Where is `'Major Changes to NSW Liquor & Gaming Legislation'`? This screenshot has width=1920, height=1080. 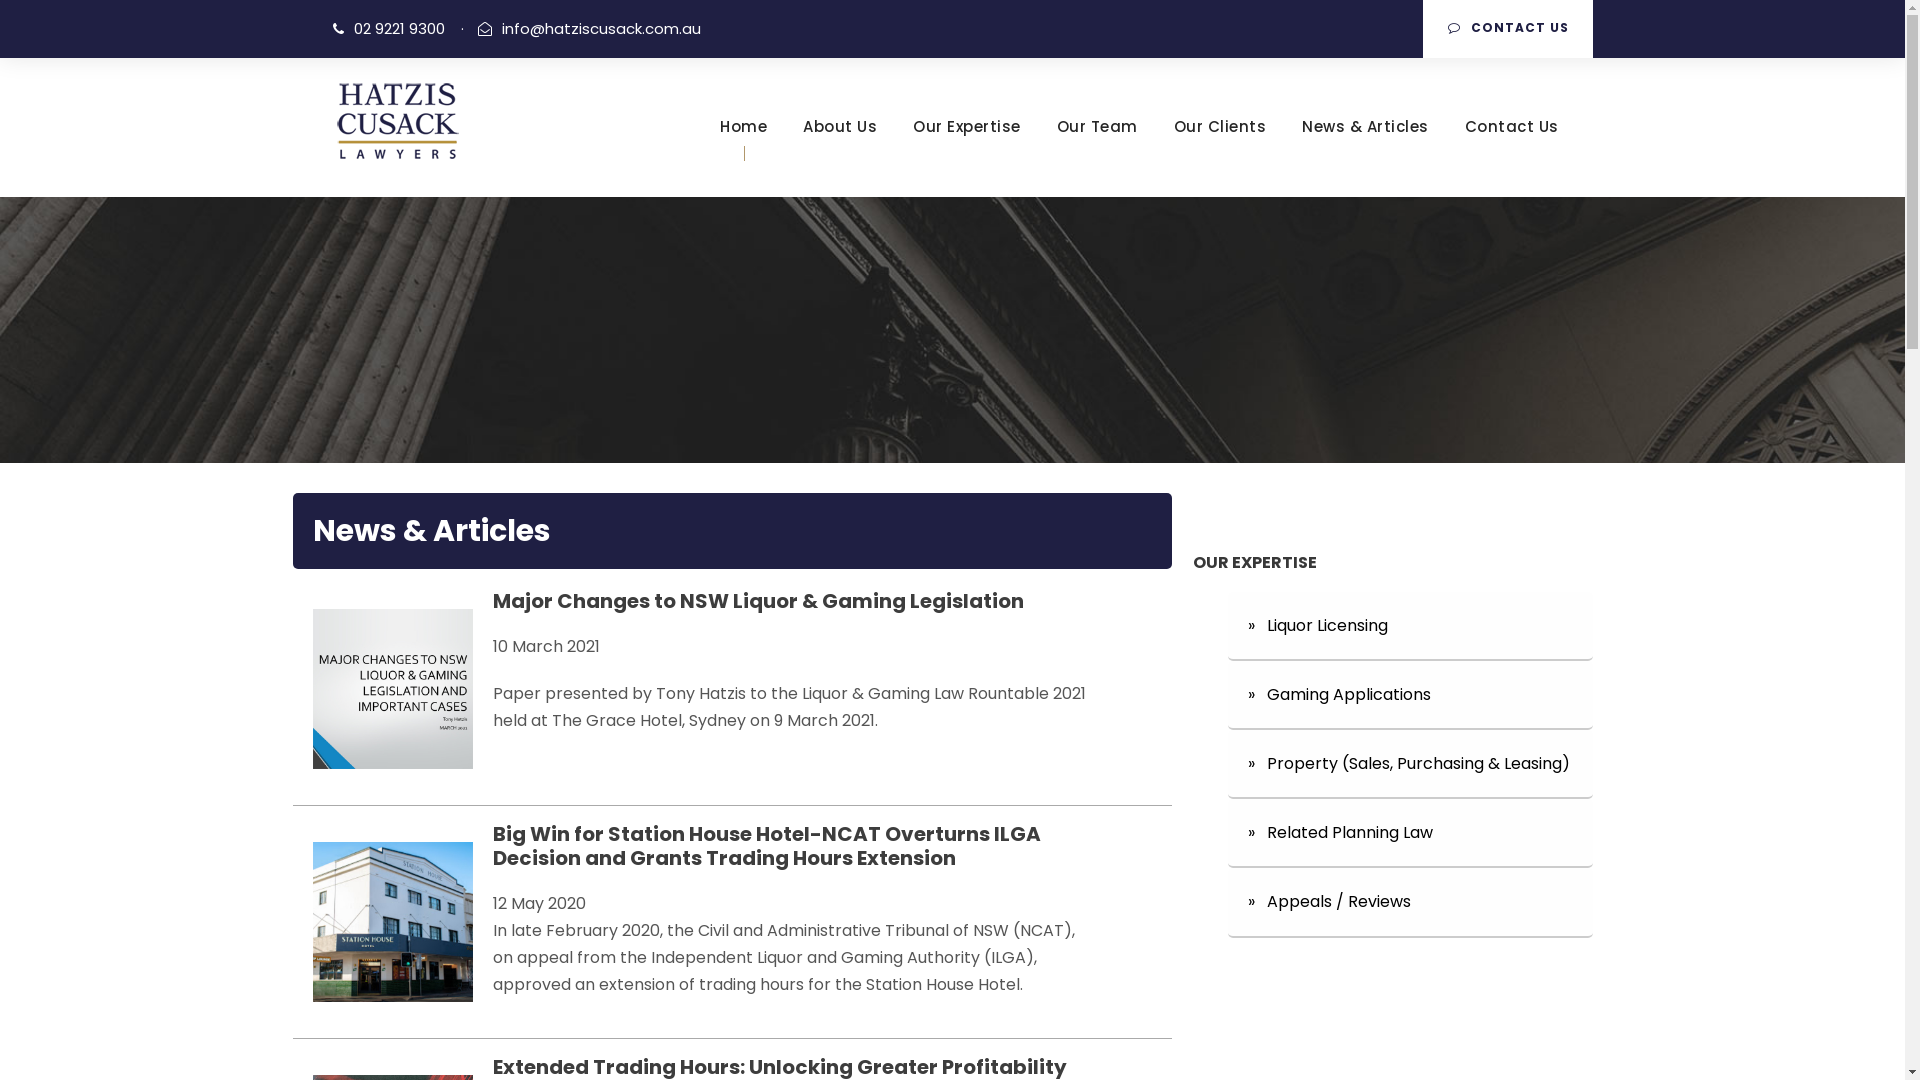 'Major Changes to NSW Liquor & Gaming Legislation' is located at coordinates (392, 686).